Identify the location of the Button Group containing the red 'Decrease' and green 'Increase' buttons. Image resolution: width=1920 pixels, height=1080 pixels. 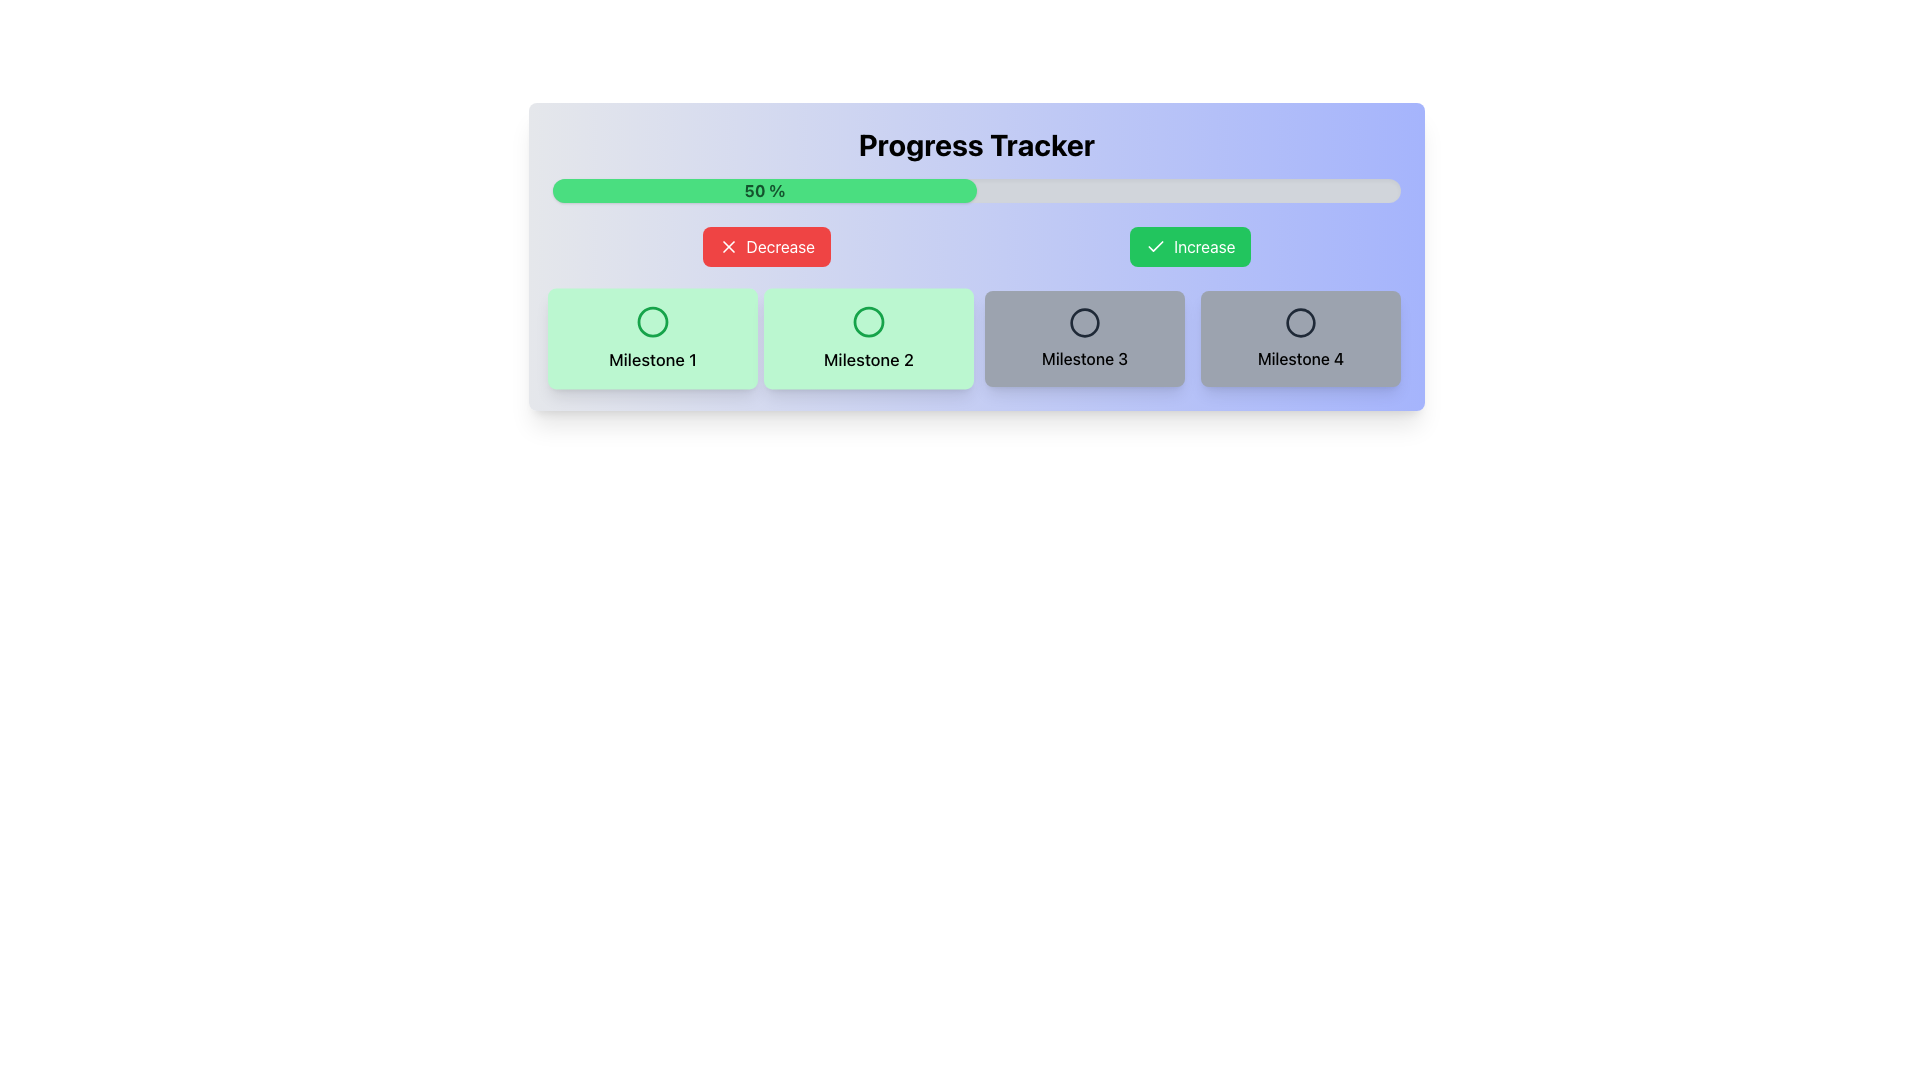
(977, 245).